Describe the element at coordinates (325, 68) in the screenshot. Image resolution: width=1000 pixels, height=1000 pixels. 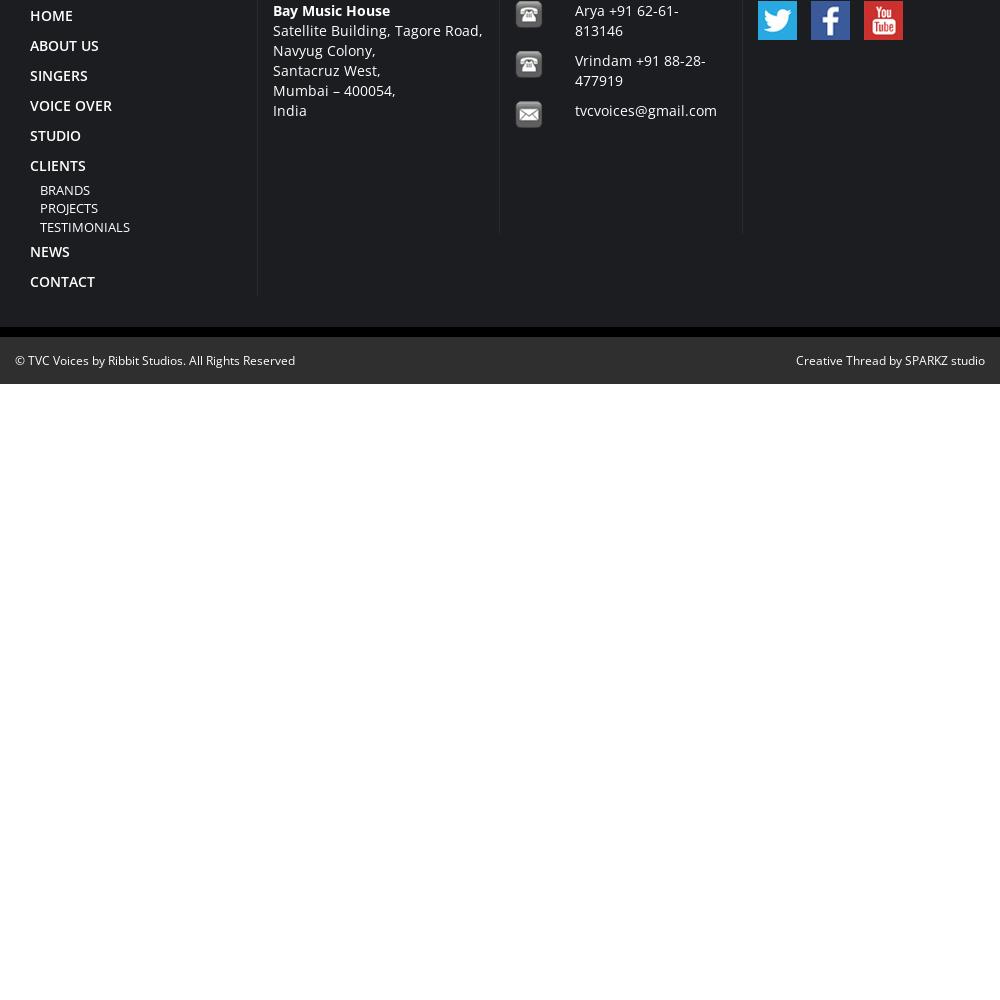
I see `'Santacruz West,'` at that location.